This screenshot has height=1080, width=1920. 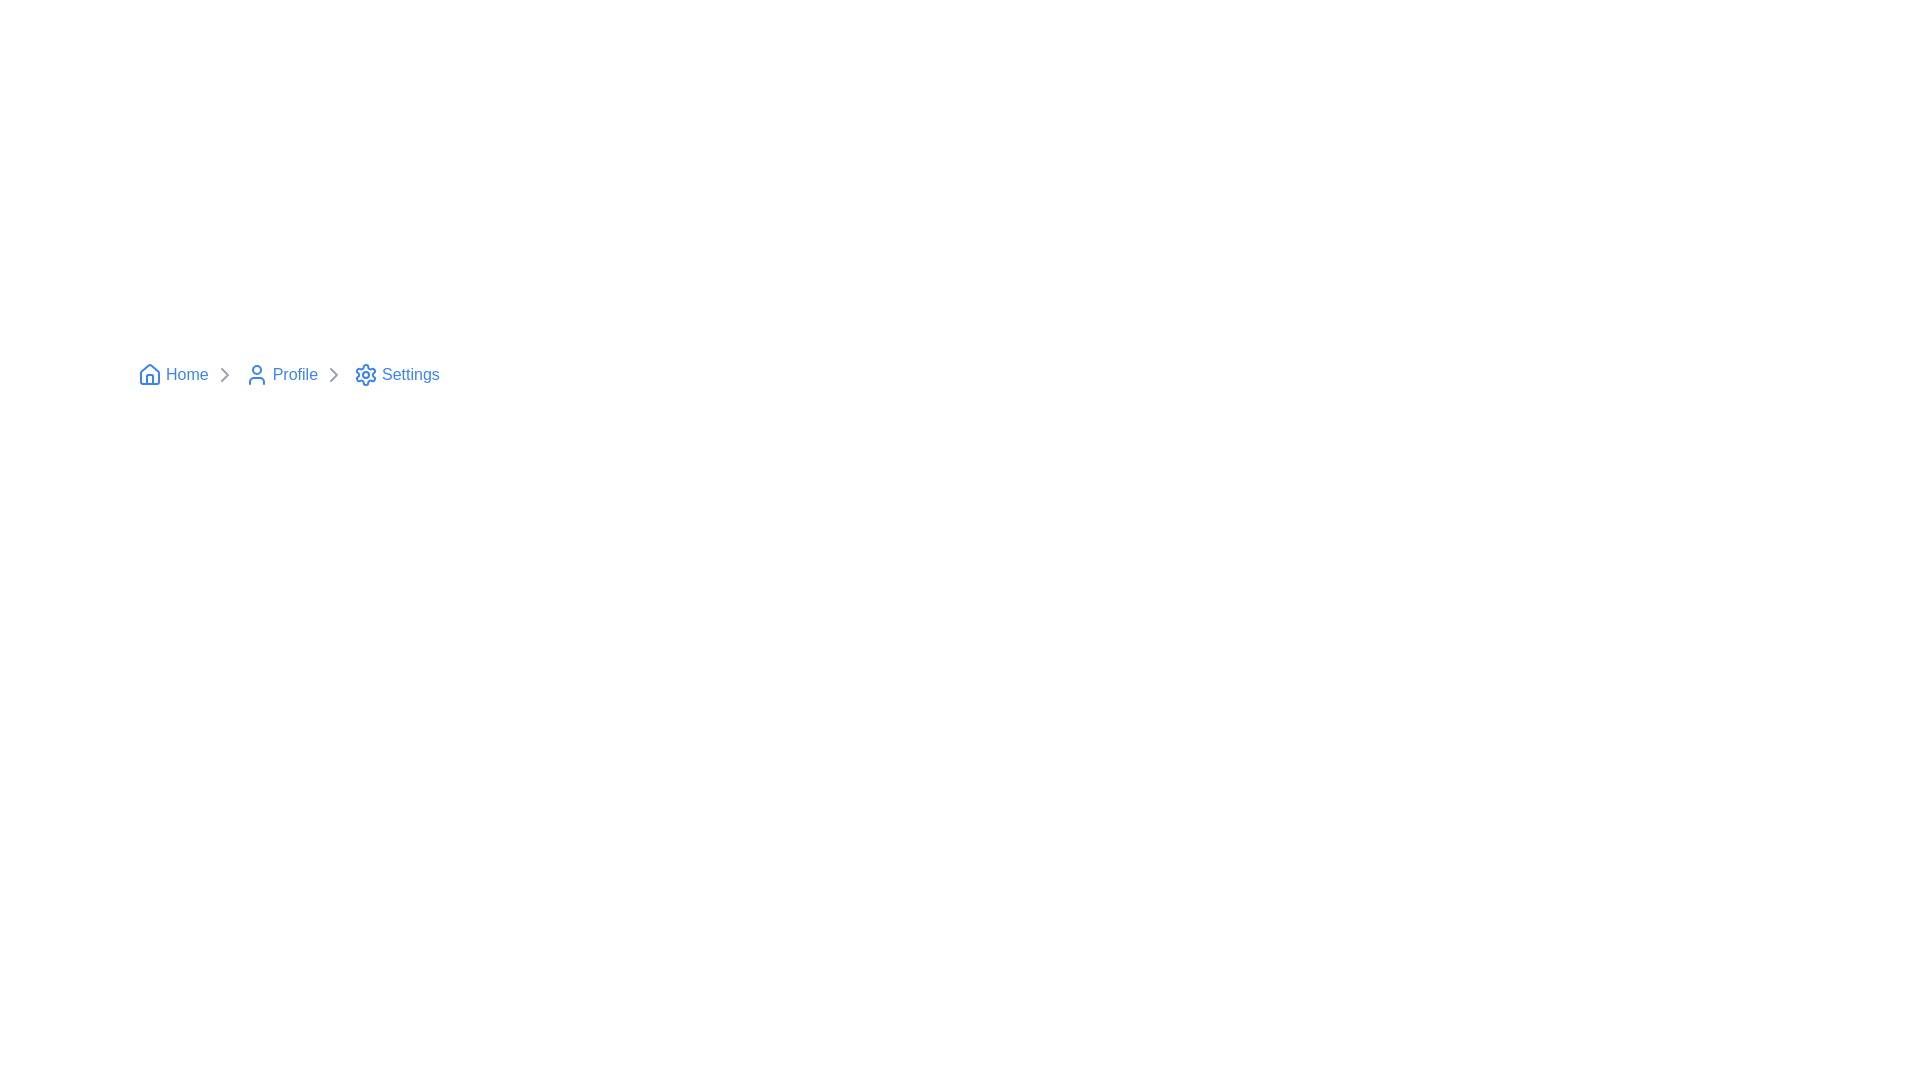 I want to click on the right-pointing chevron arrow icon, which is styled as text-gray-400 and located between the 'Profile' and 'Settings' text elements in the navigation bar, so click(x=334, y=374).